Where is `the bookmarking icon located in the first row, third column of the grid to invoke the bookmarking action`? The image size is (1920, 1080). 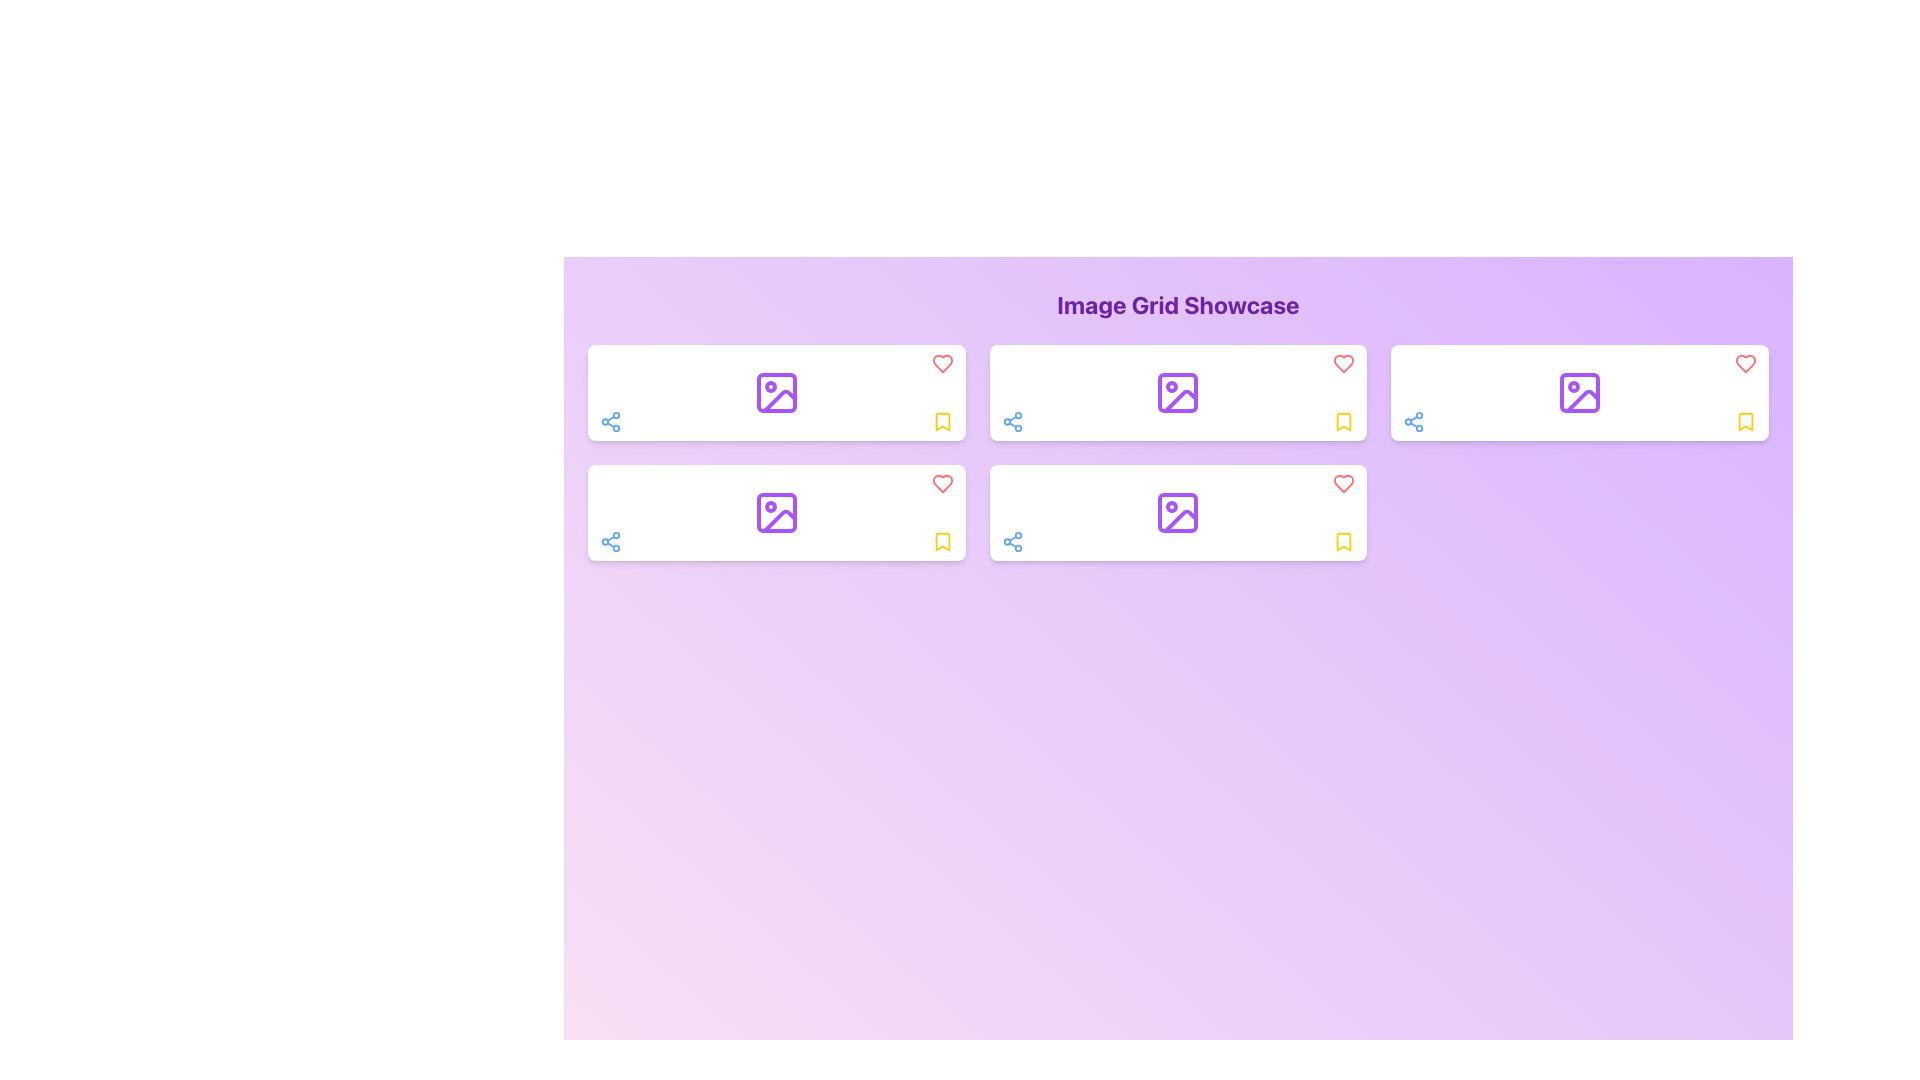 the bookmarking icon located in the first row, third column of the grid to invoke the bookmarking action is located at coordinates (1344, 420).